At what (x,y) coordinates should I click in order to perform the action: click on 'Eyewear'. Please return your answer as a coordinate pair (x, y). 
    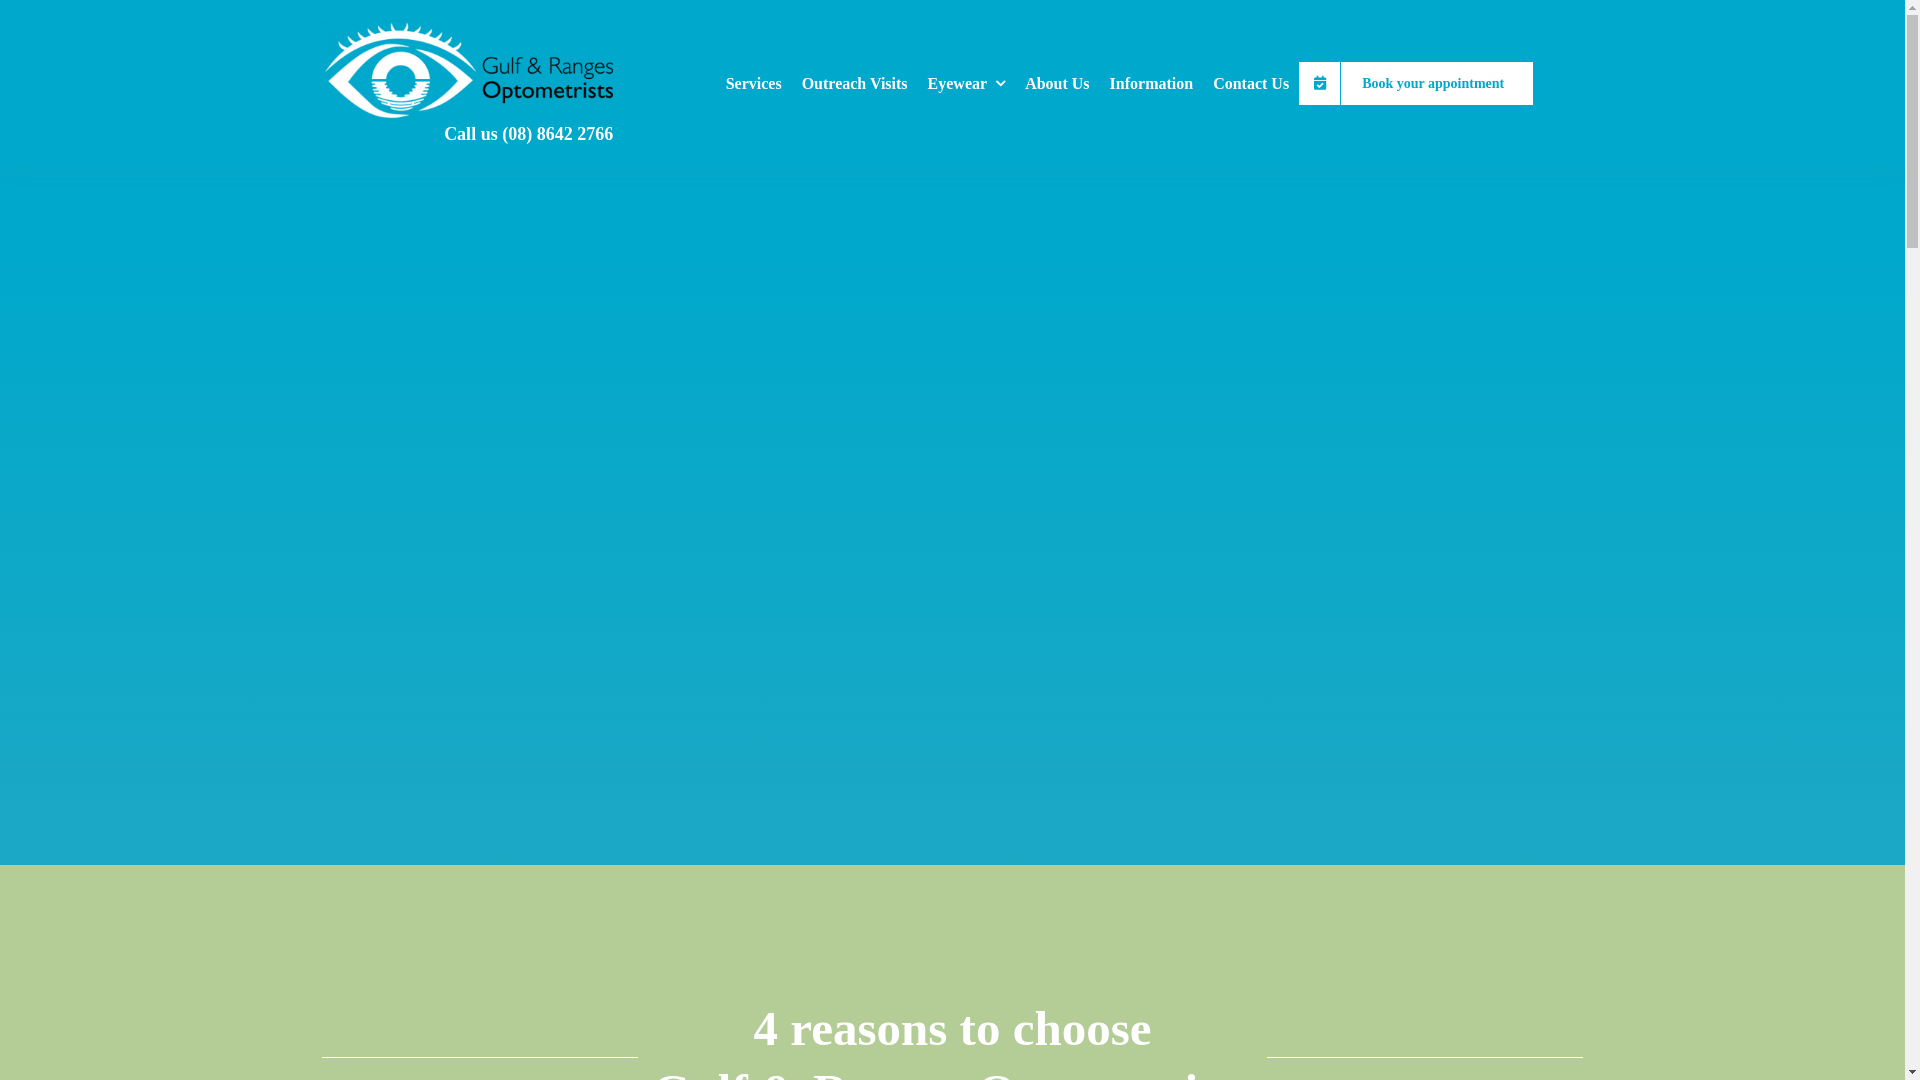
    Looking at the image, I should click on (916, 82).